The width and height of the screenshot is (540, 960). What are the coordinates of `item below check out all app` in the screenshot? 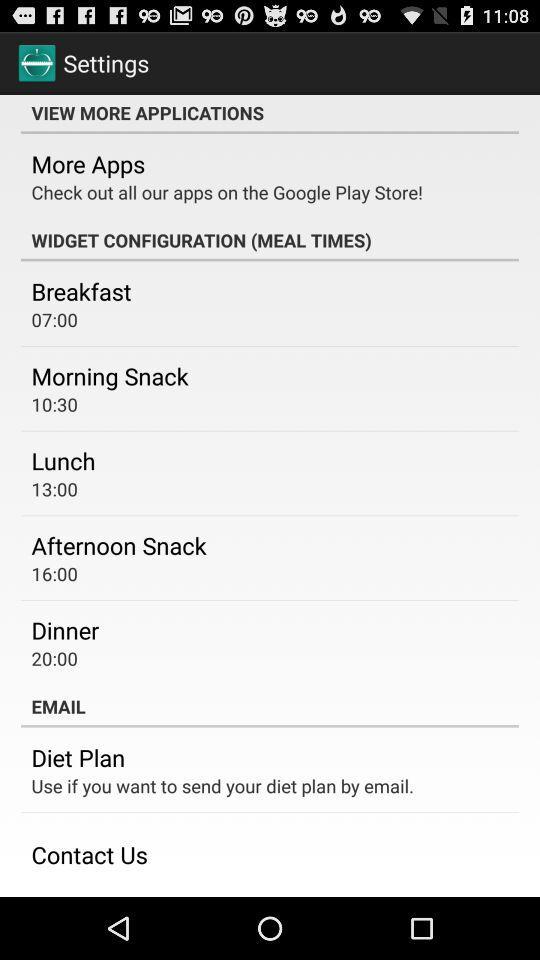 It's located at (270, 240).